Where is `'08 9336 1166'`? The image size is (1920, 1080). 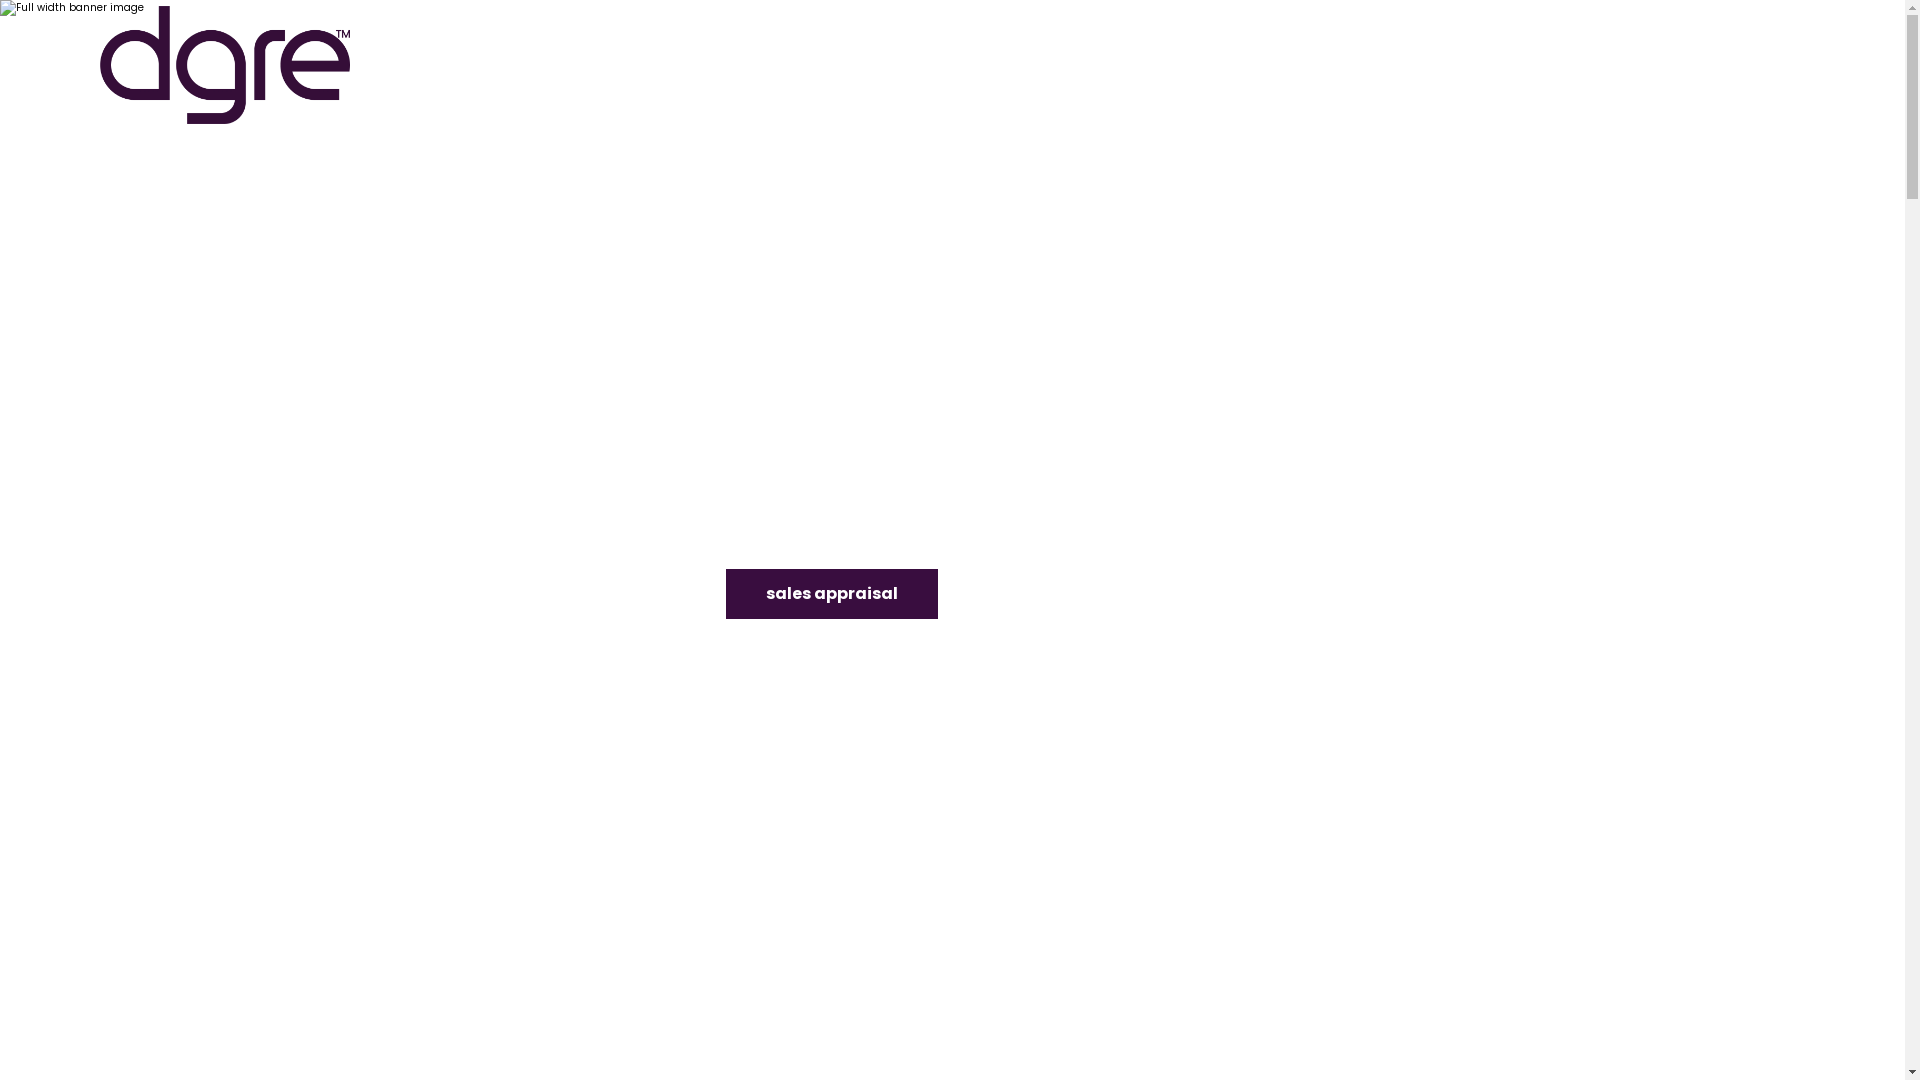
'08 9336 1166' is located at coordinates (1680, 64).